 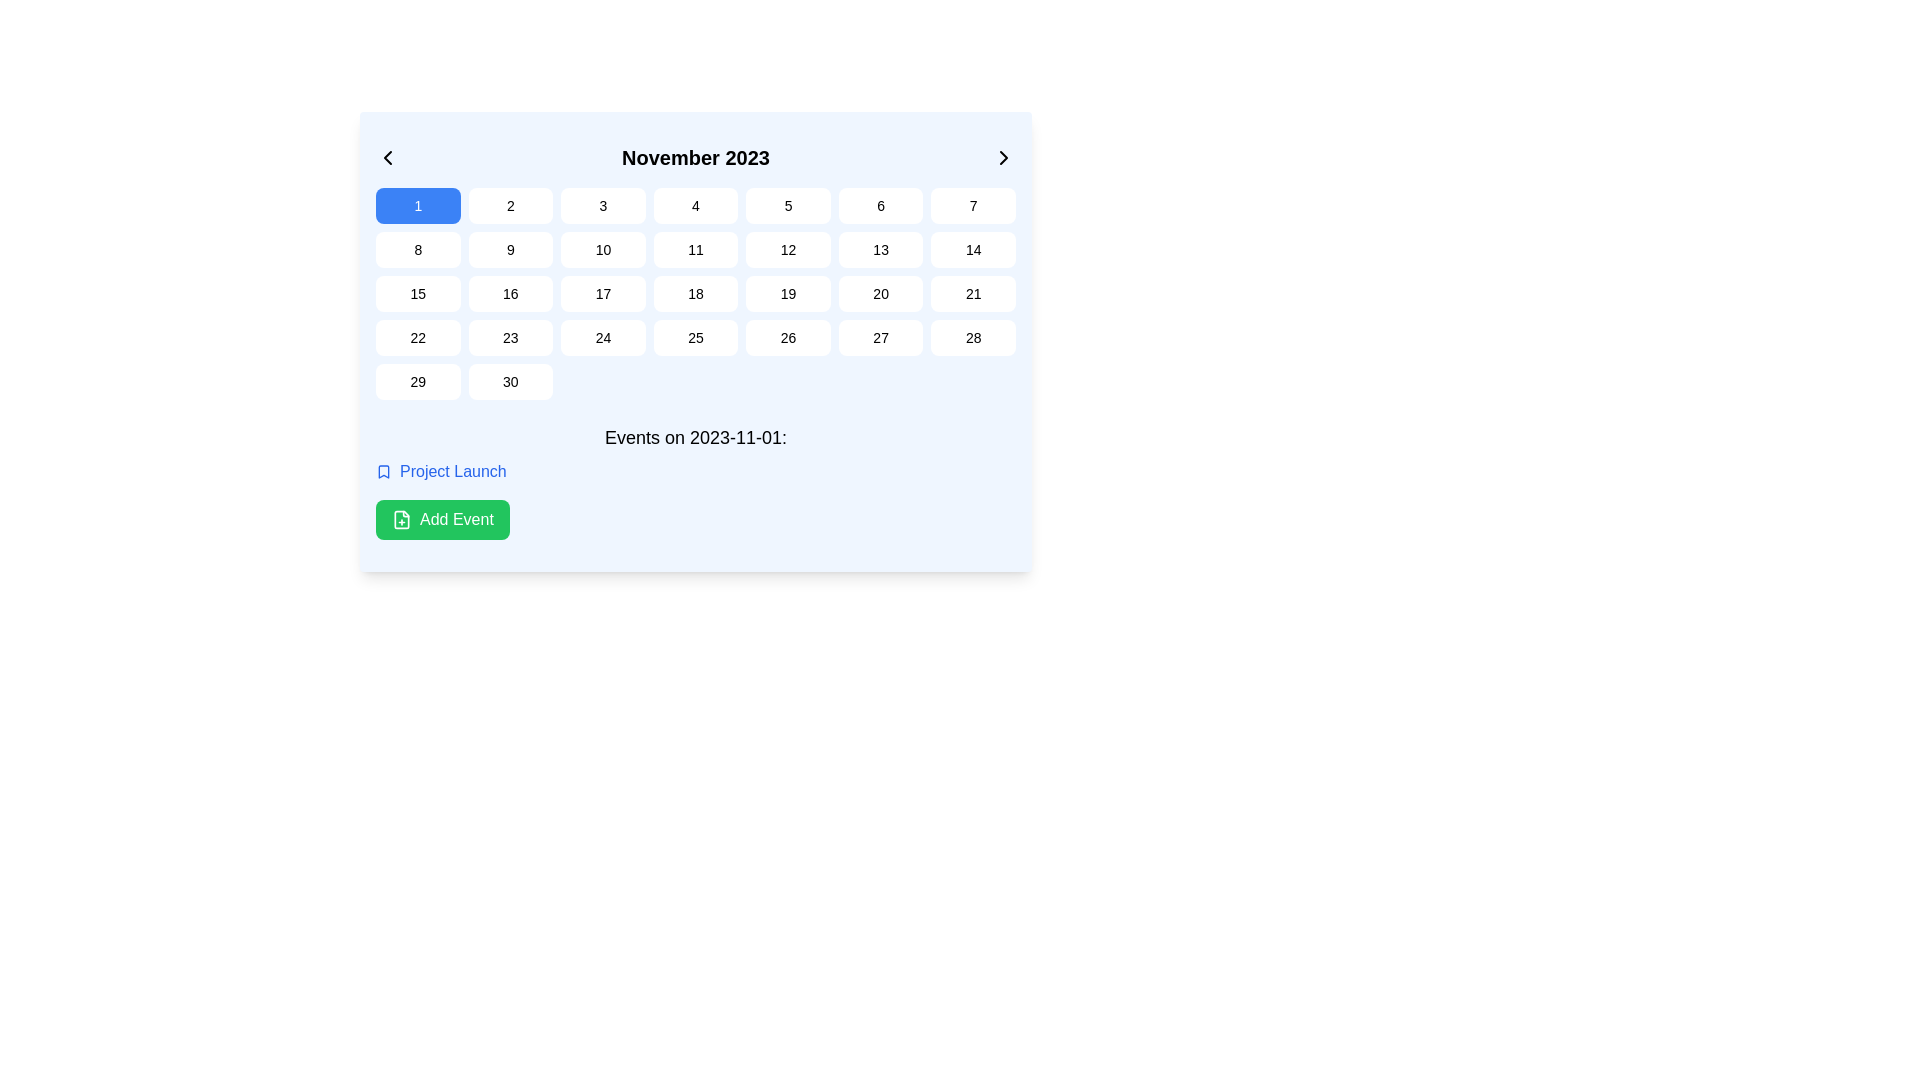 What do you see at coordinates (417, 249) in the screenshot?
I see `the selectable date button located in the second row and first column of the calendar grid for November 2023` at bounding box center [417, 249].